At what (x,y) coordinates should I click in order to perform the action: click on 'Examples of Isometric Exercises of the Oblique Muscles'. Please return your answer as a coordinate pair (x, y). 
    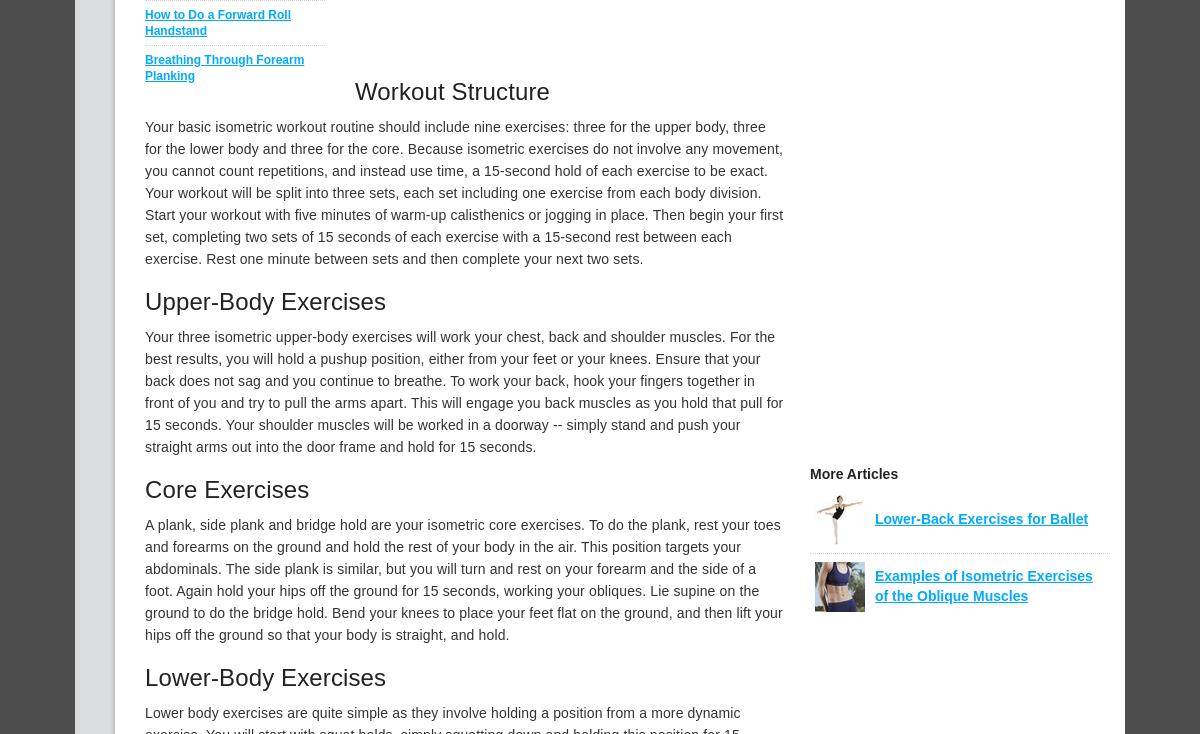
    Looking at the image, I should click on (983, 586).